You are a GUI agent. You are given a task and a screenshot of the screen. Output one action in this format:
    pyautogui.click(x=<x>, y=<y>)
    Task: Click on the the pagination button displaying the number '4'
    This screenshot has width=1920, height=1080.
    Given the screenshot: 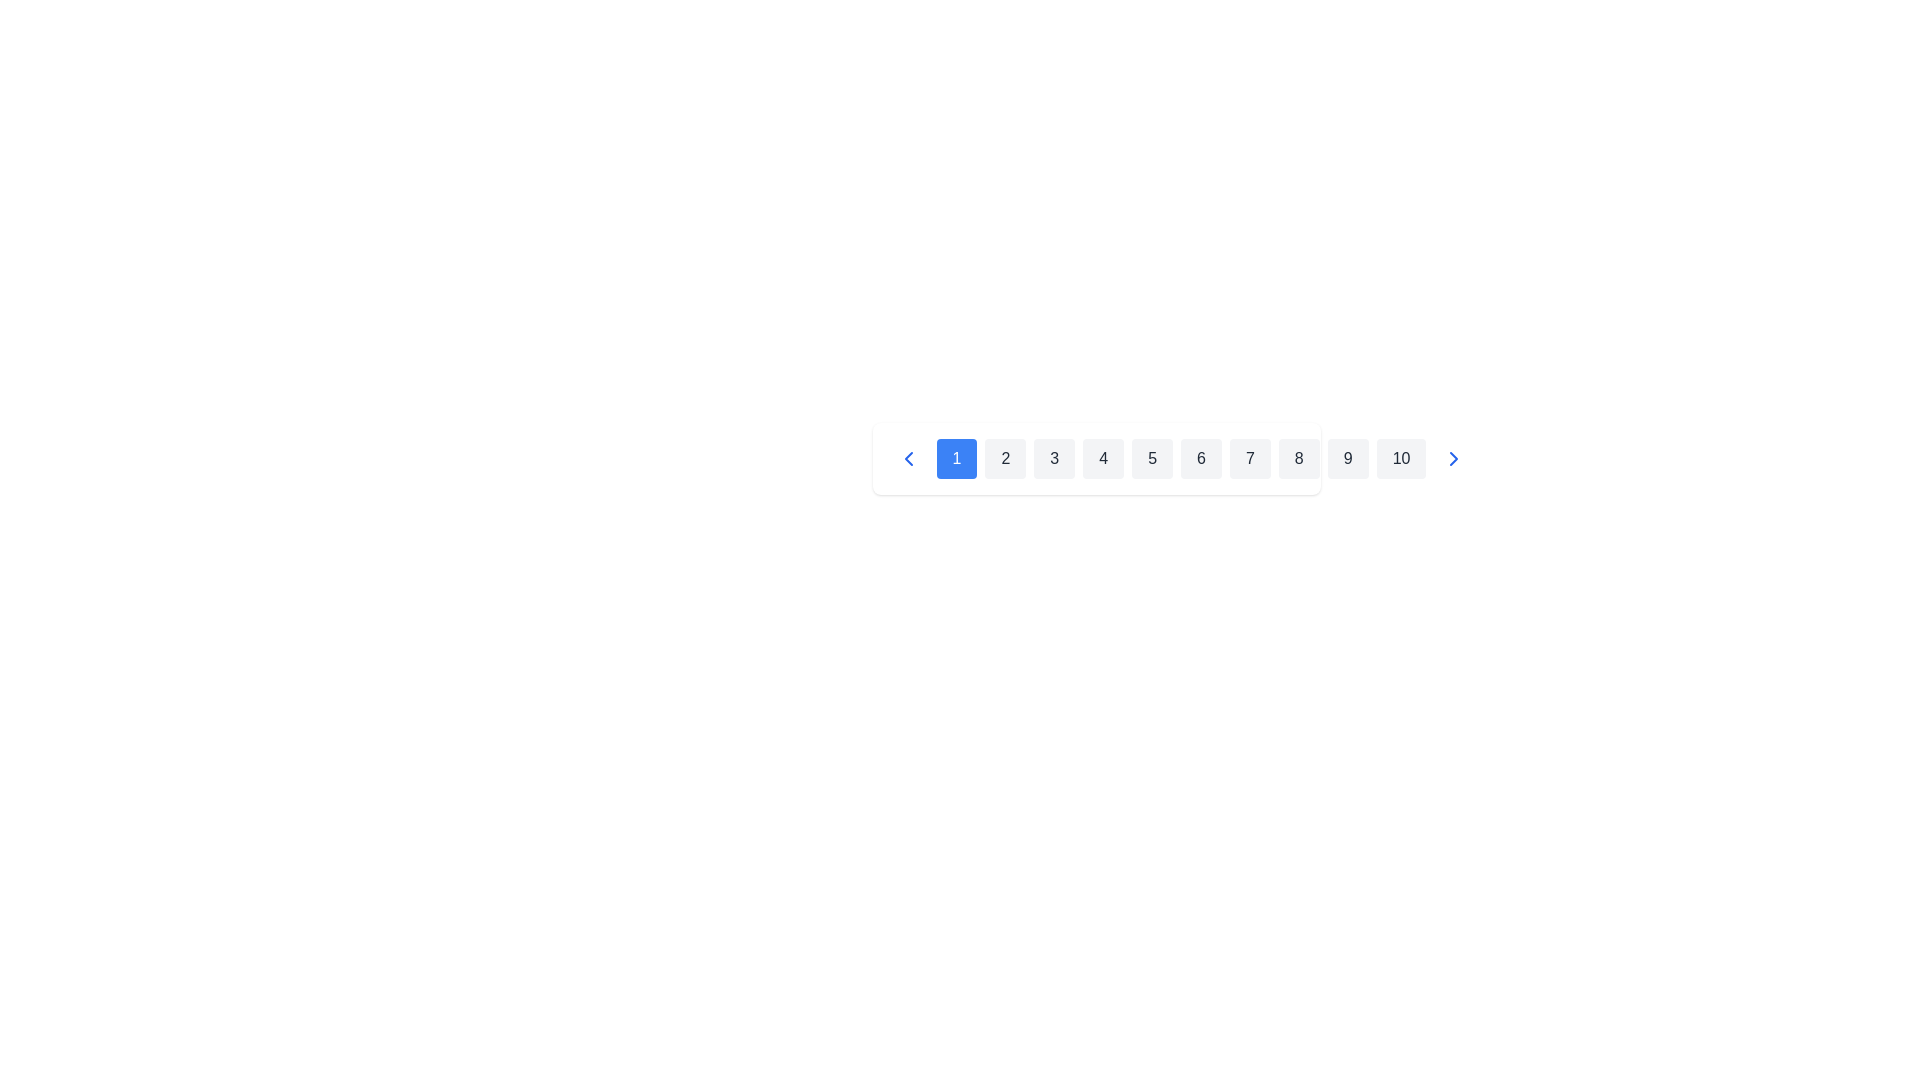 What is the action you would take?
    pyautogui.click(x=1095, y=459)
    